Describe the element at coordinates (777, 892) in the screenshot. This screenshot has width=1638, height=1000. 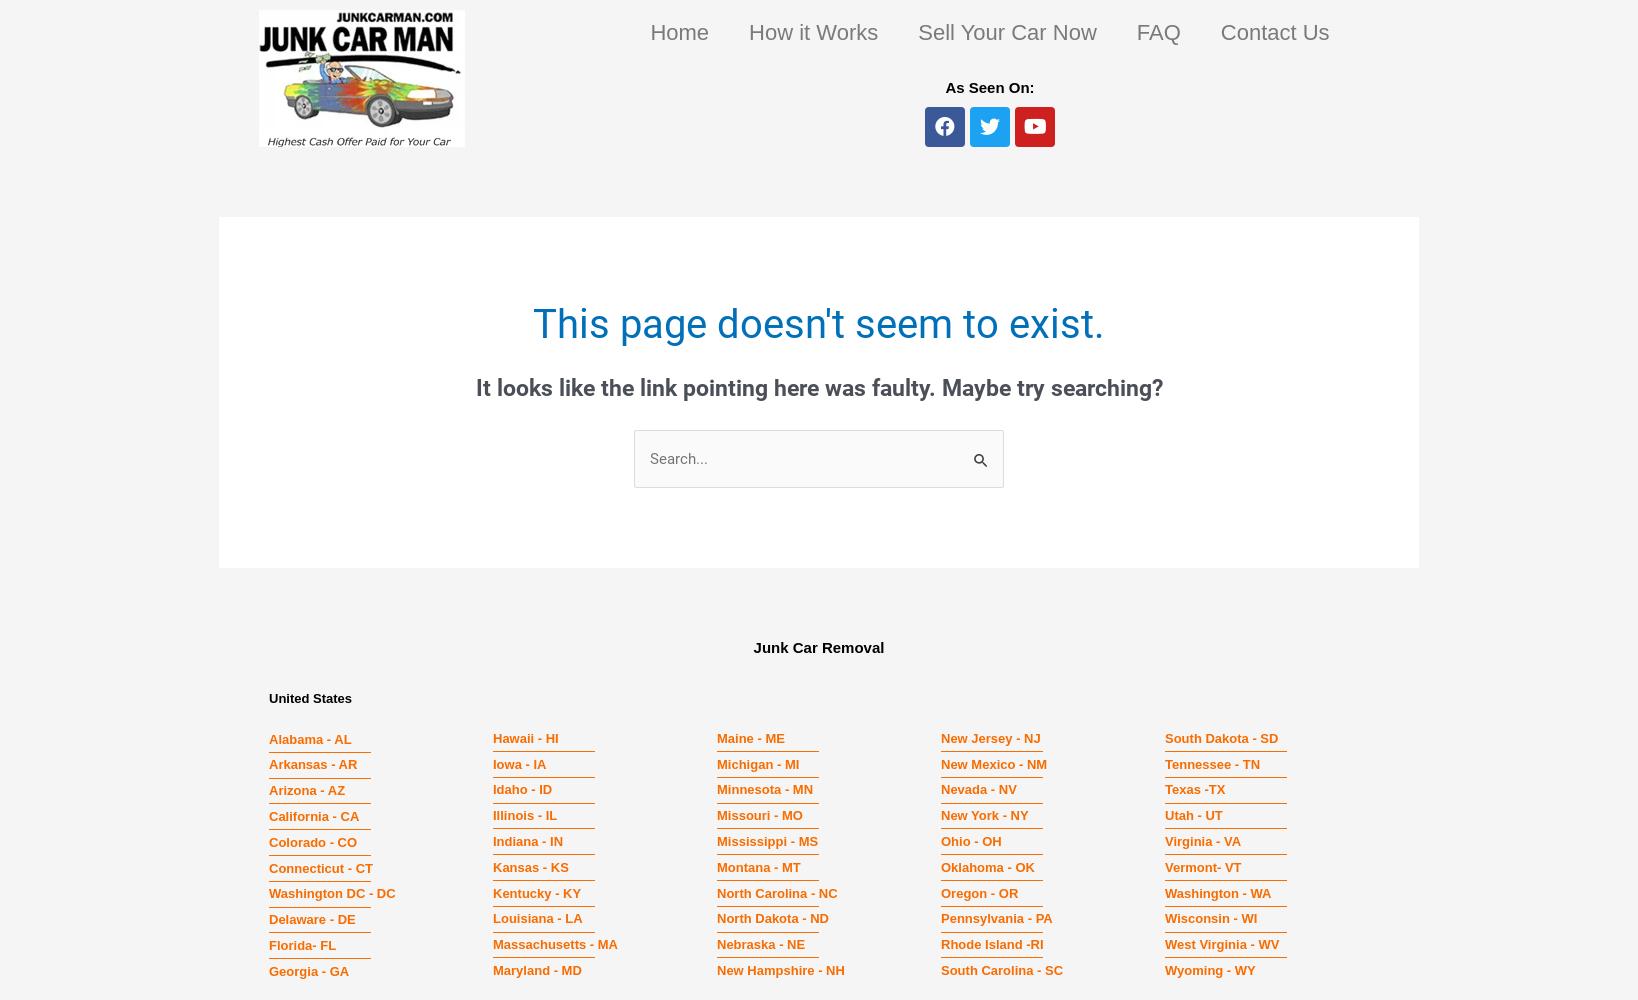
I see `'North Carolina - NC'` at that location.